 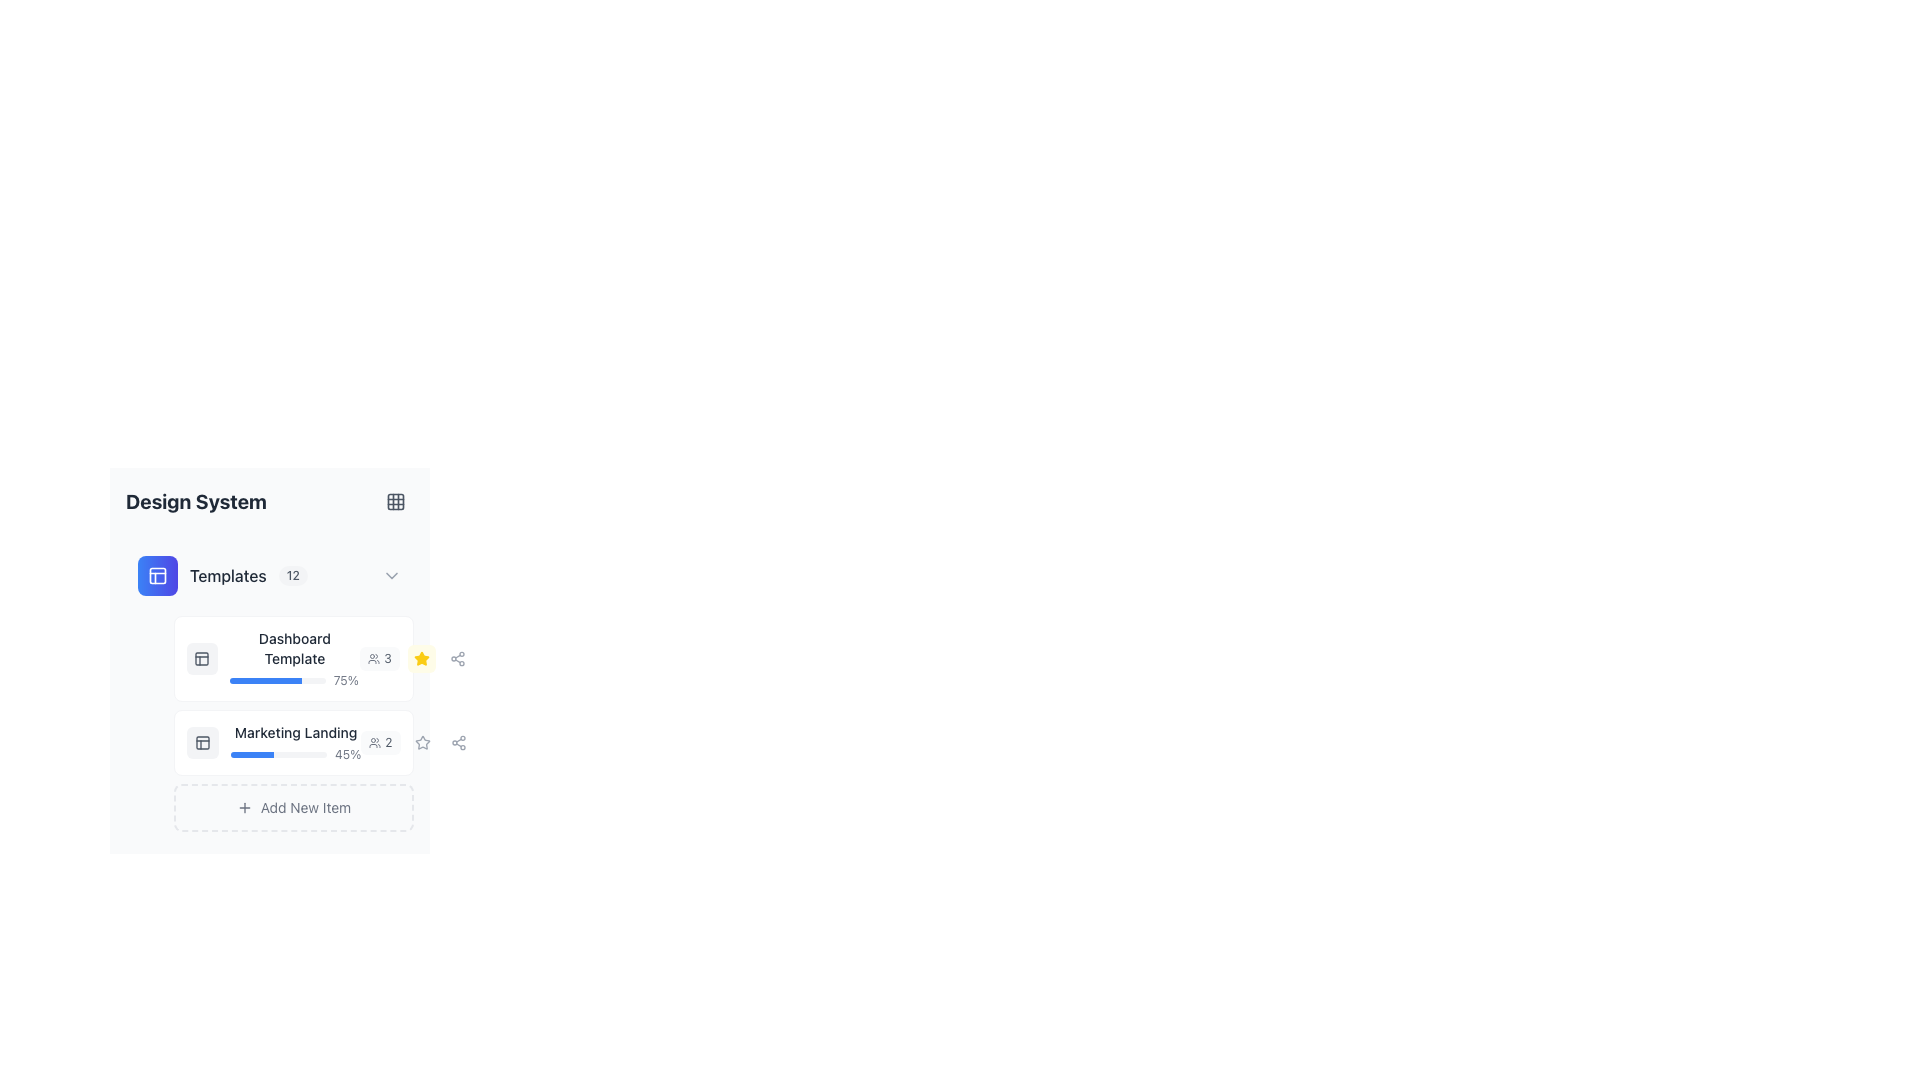 I want to click on the sharing feature button represented by three interconnected circles, located to the right of the 'Marketing Landing' template entry in the 'Templates' section, so click(x=399, y=951).